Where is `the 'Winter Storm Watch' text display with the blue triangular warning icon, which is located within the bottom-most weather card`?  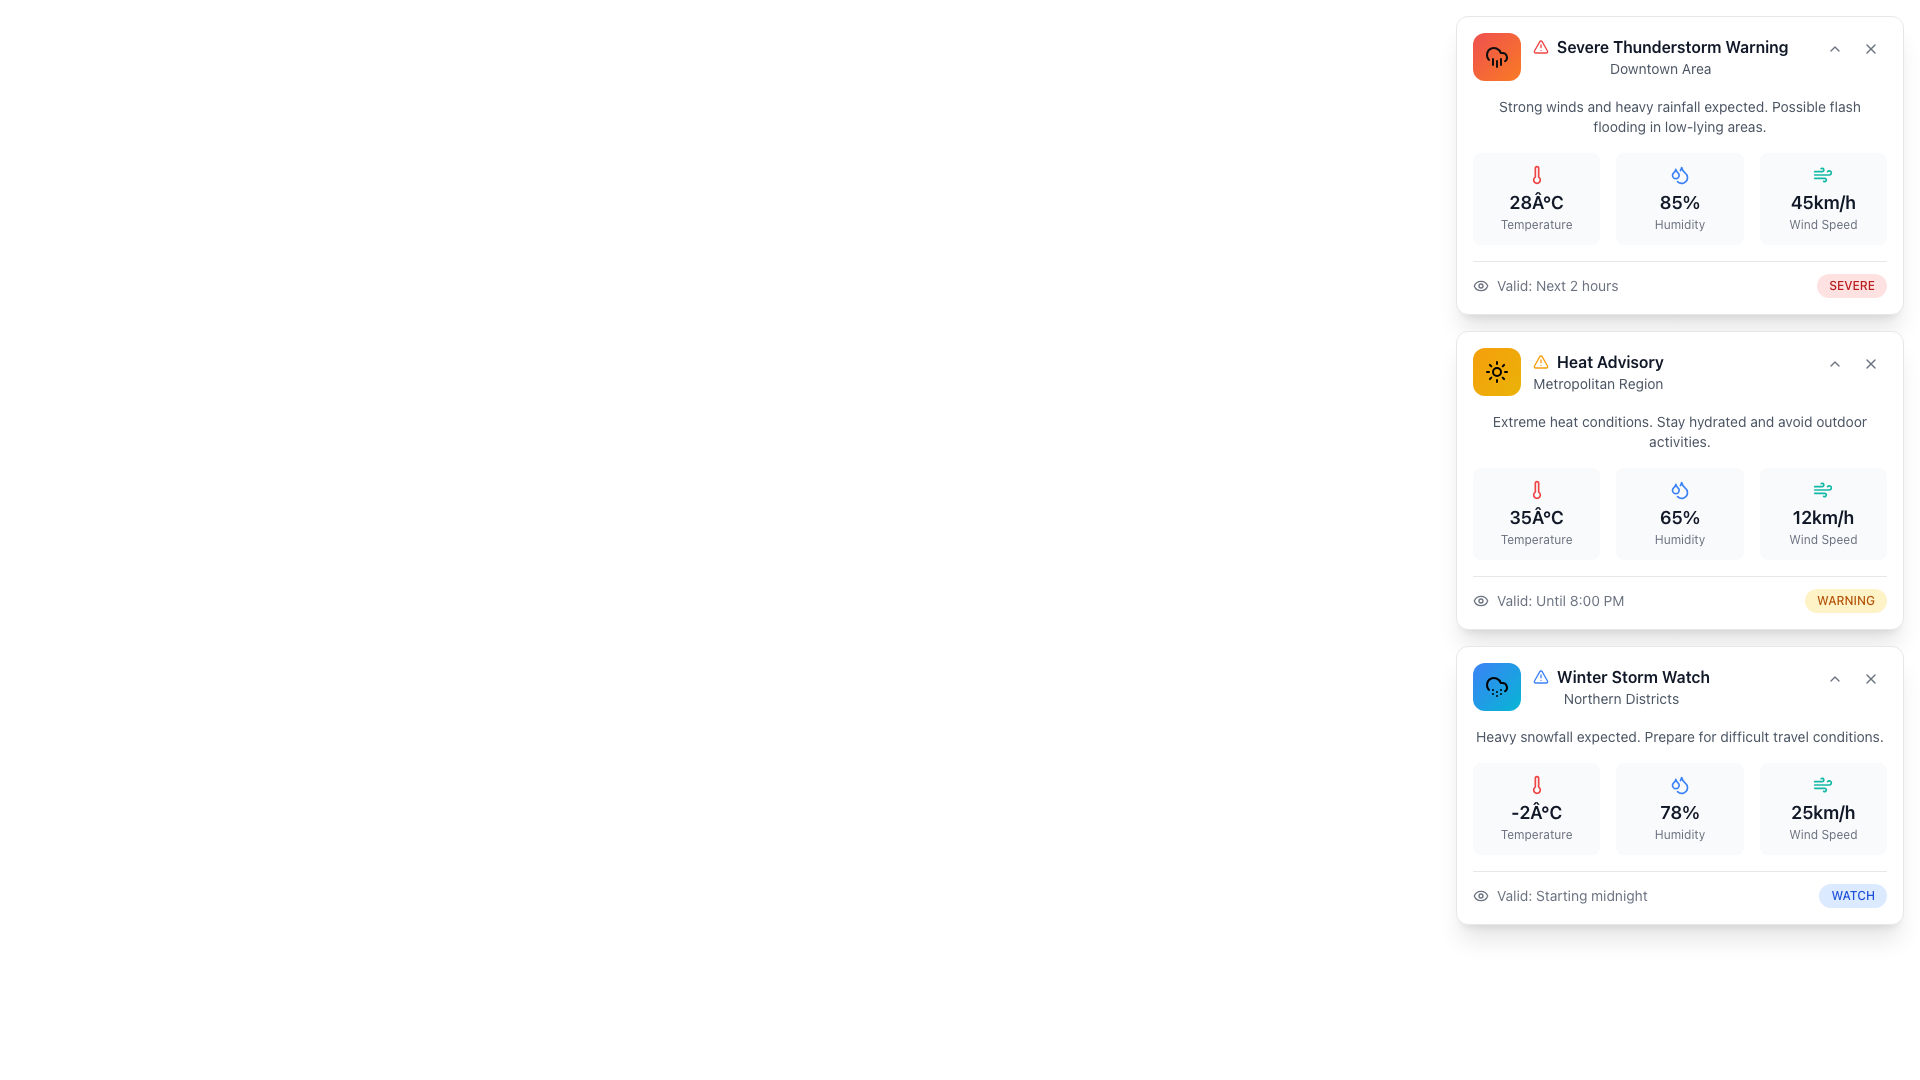 the 'Winter Storm Watch' text display with the blue triangular warning icon, which is located within the bottom-most weather card is located at coordinates (1621, 685).